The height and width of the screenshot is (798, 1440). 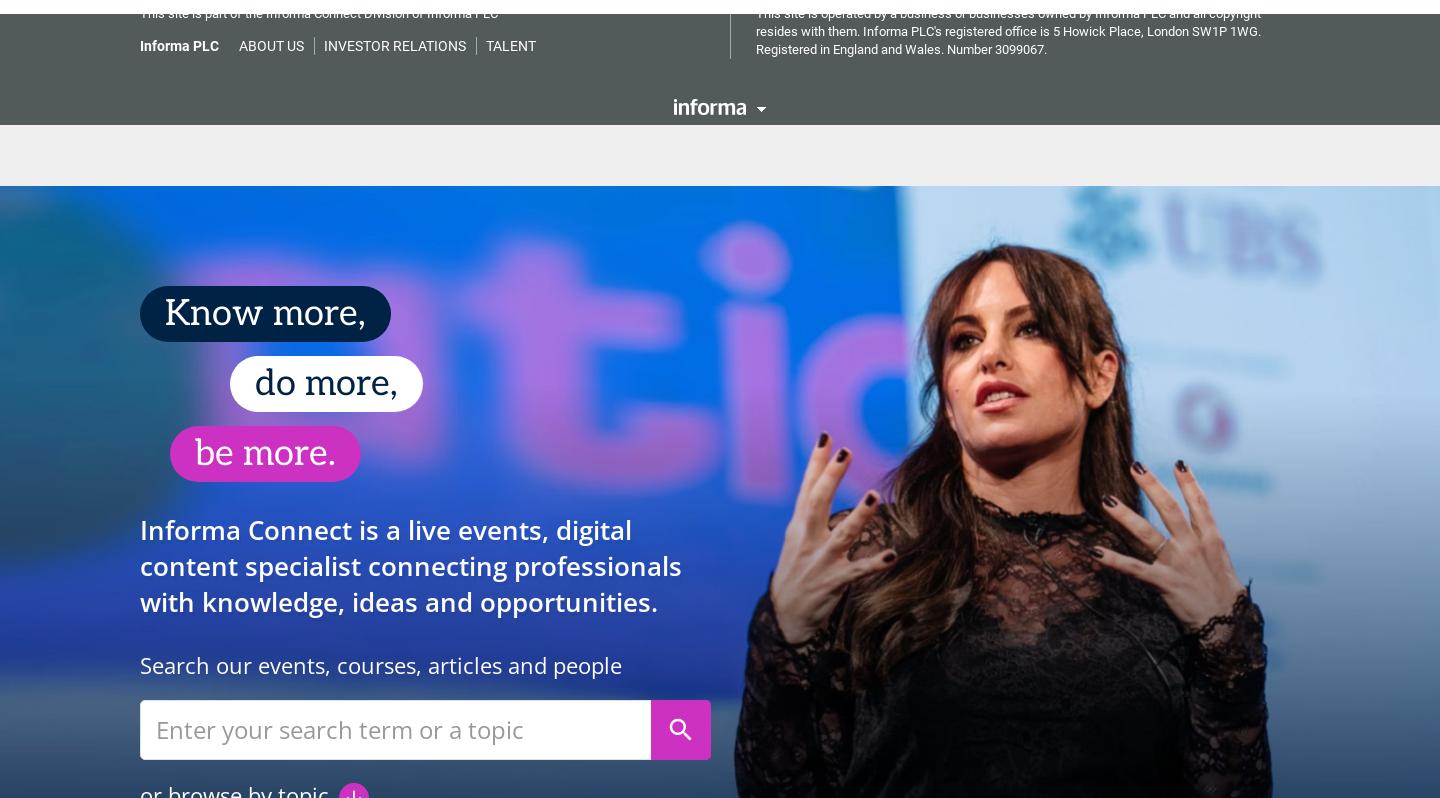 What do you see at coordinates (664, 140) in the screenshot?
I see `'Careers'` at bounding box center [664, 140].